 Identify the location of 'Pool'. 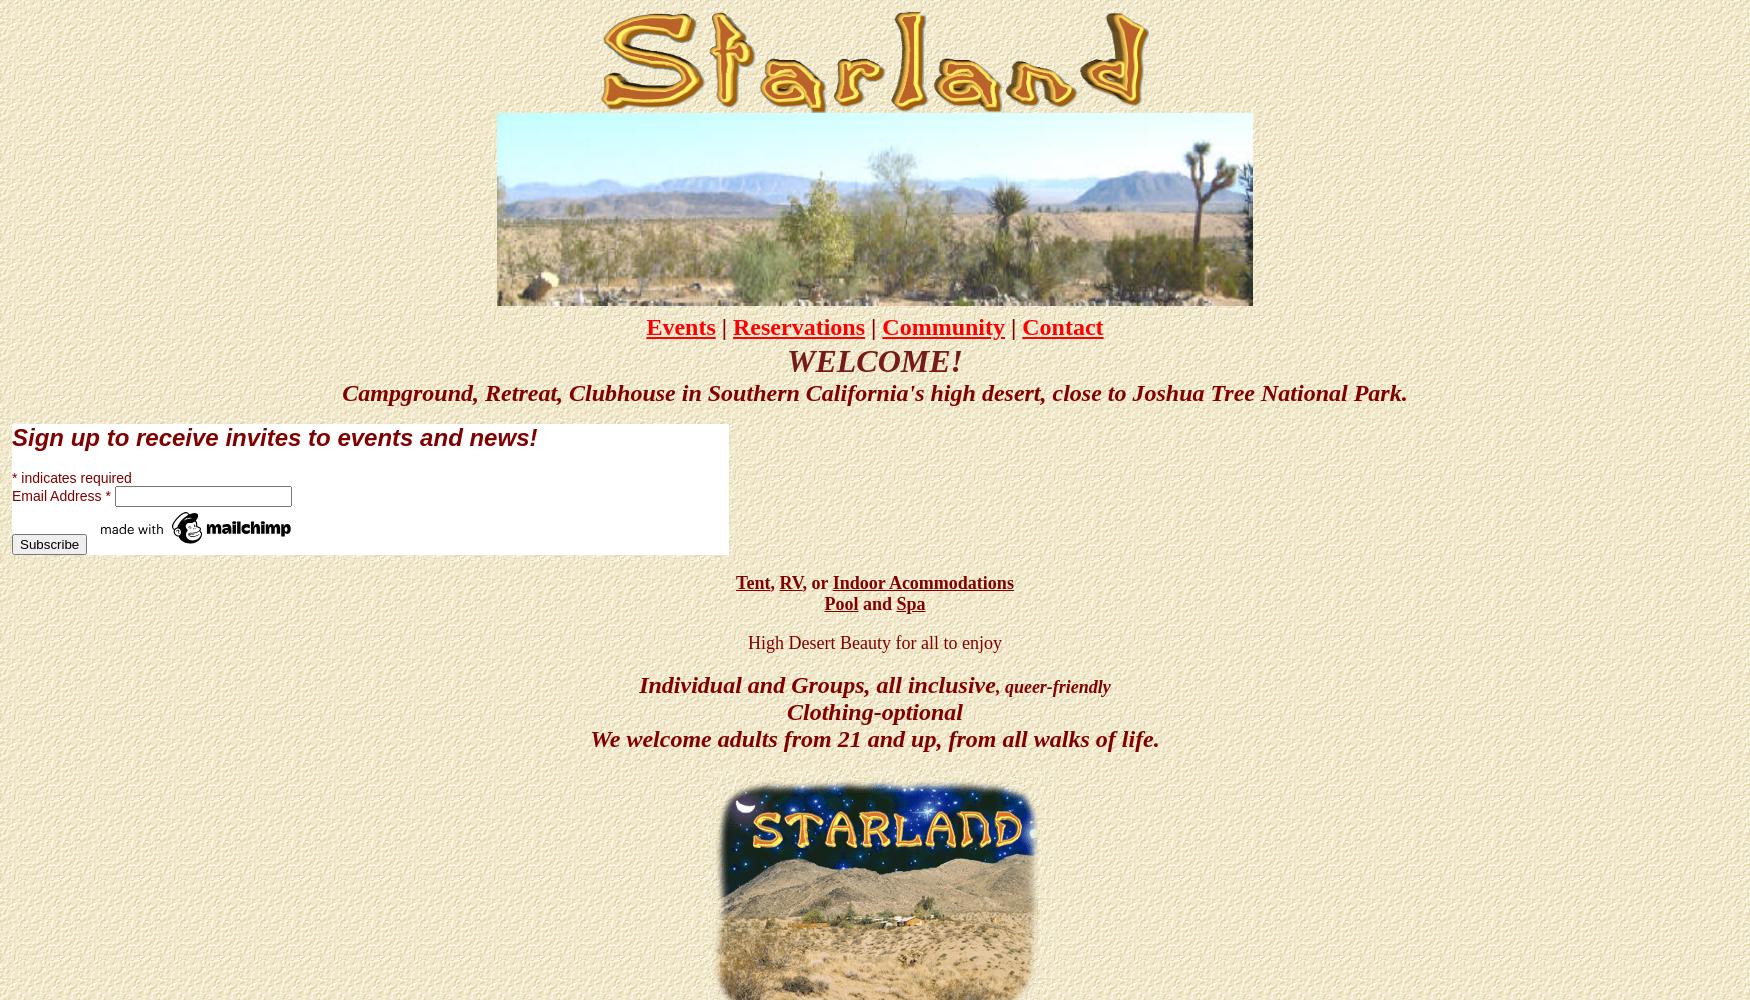
(841, 602).